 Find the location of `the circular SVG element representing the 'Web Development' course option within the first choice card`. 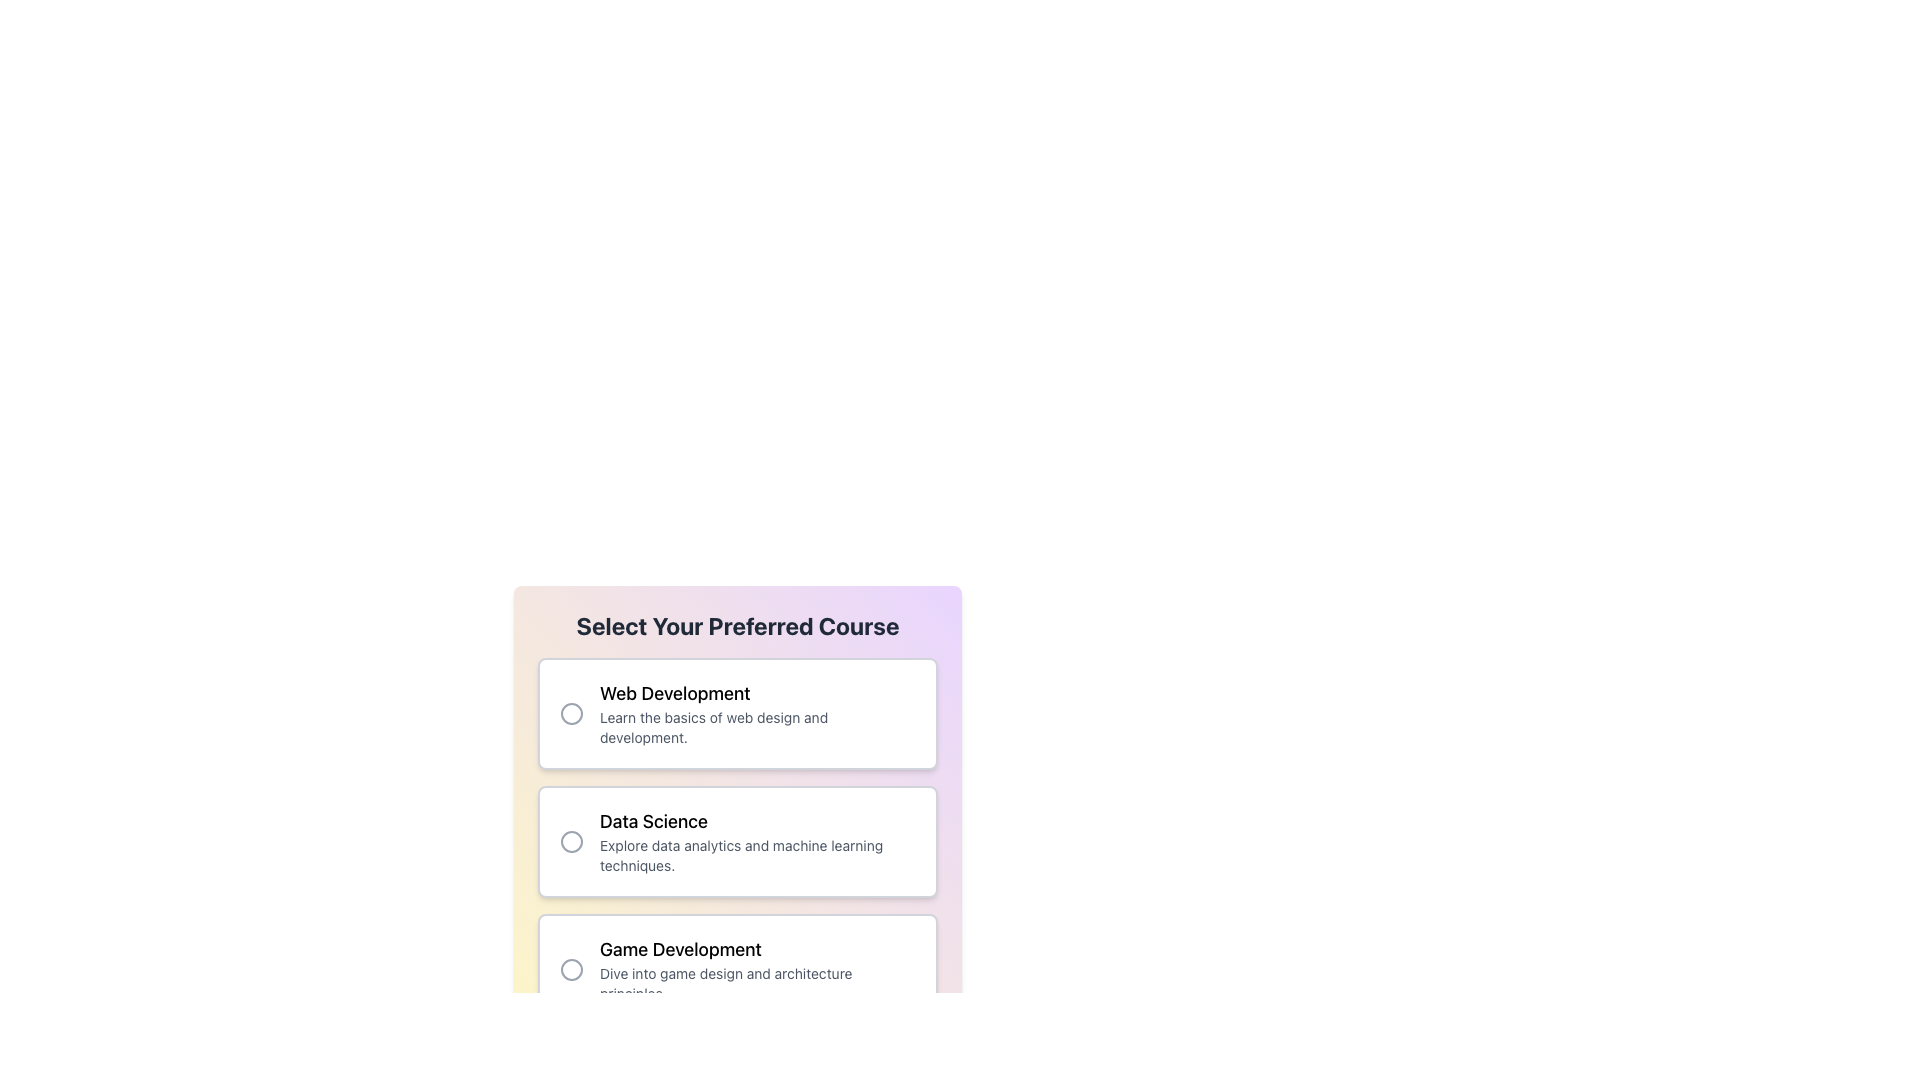

the circular SVG element representing the 'Web Development' course option within the first choice card is located at coordinates (570, 712).